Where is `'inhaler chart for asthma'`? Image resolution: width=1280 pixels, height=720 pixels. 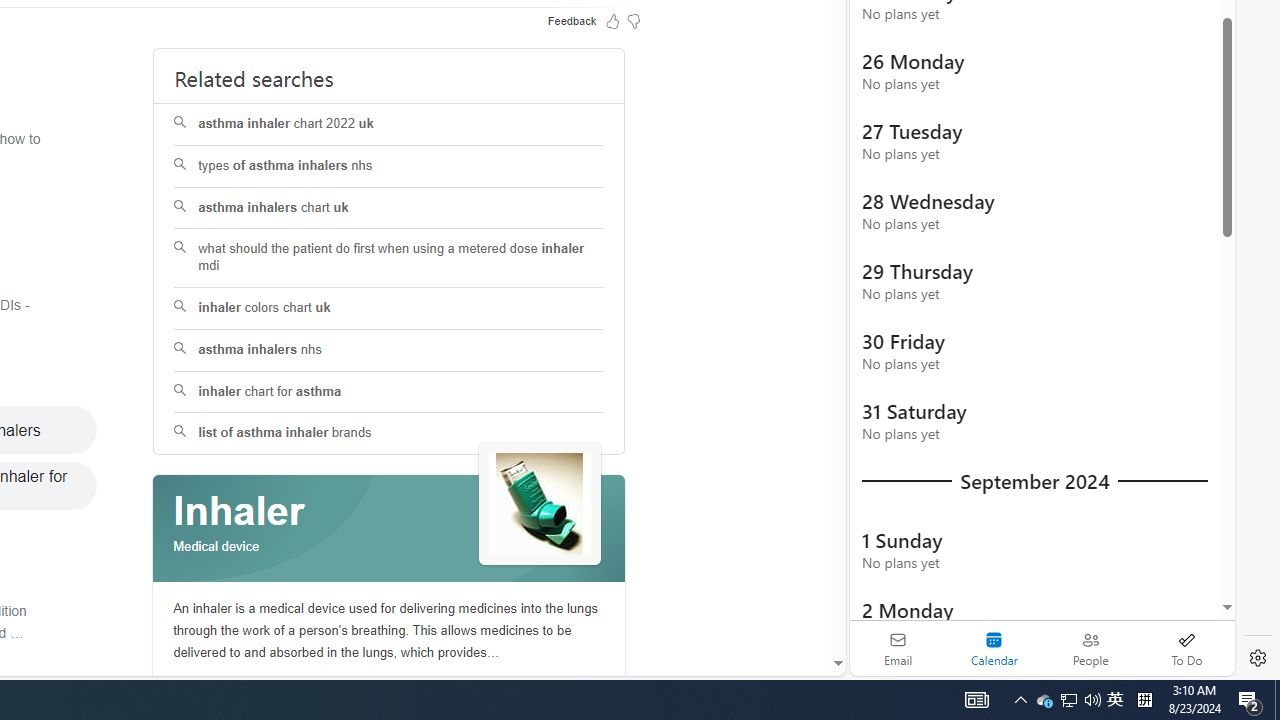 'inhaler chart for asthma' is located at coordinates (389, 392).